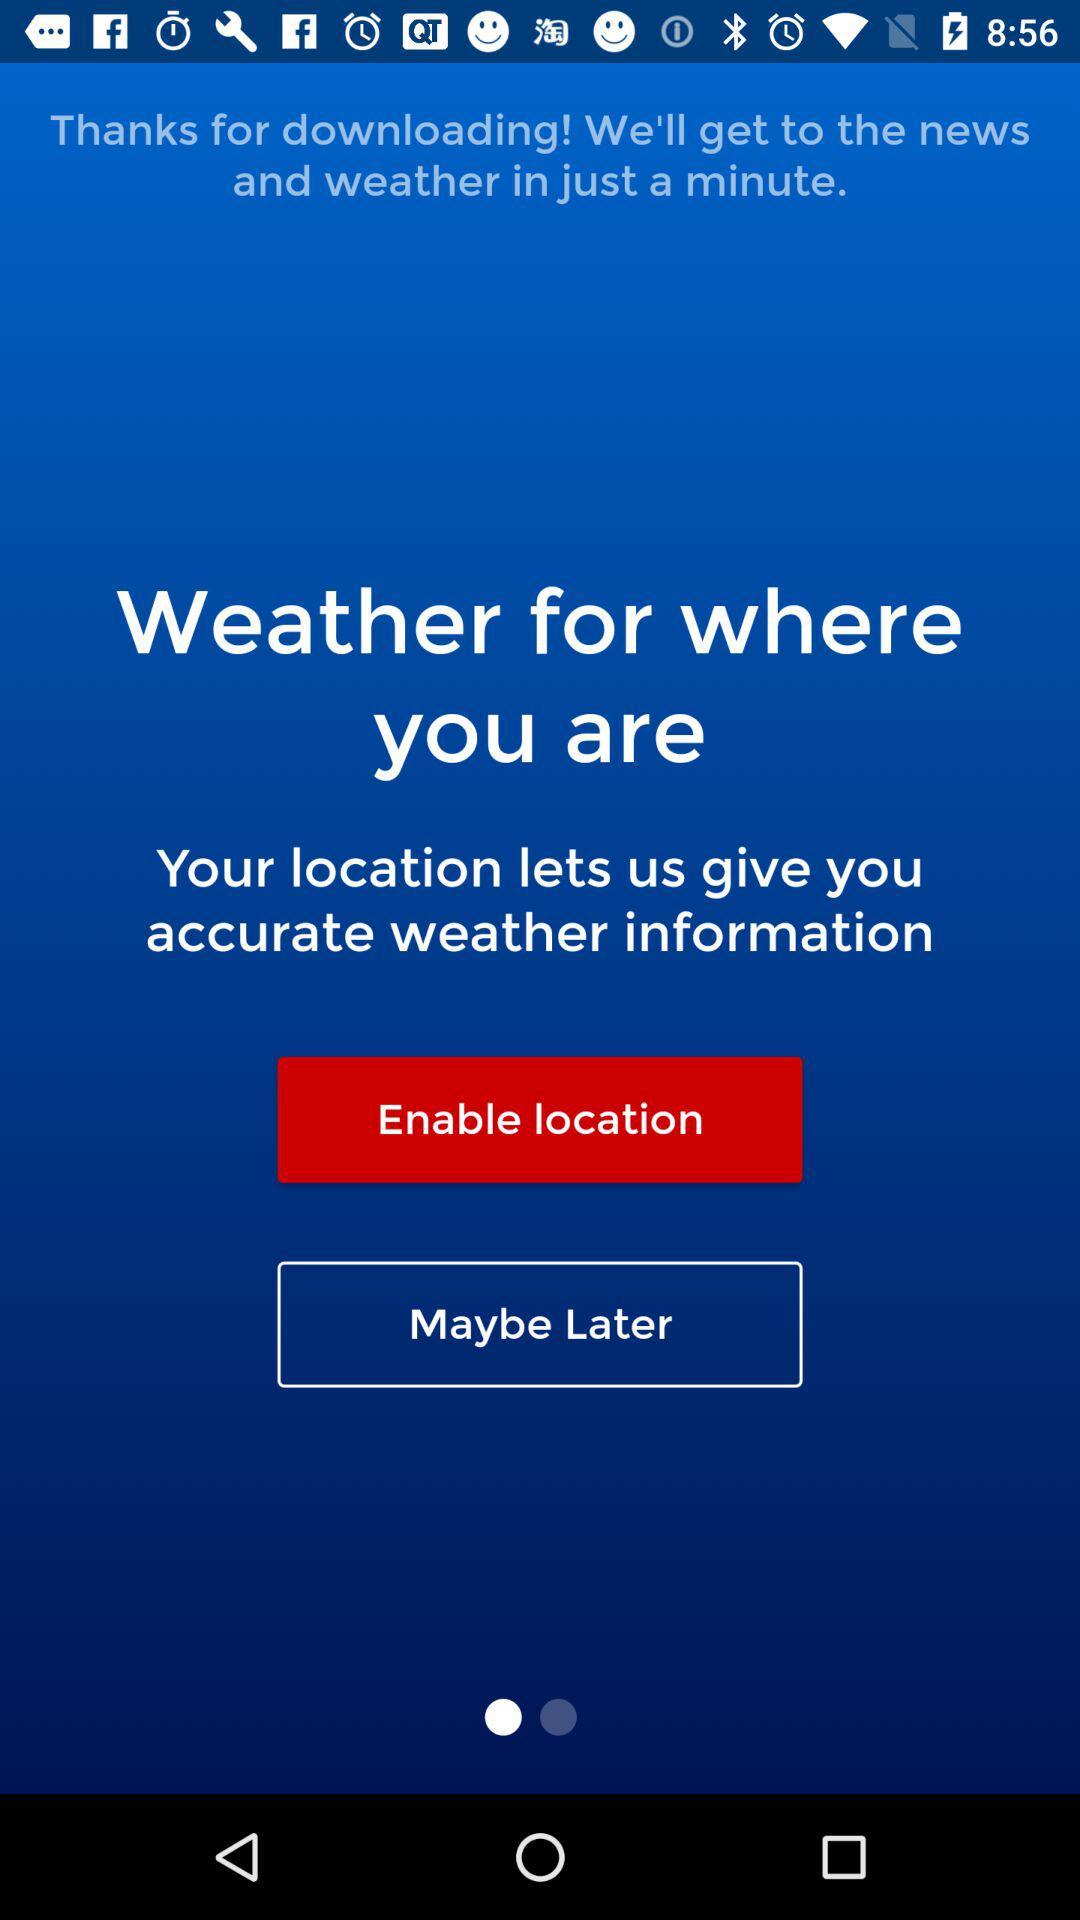  Describe the element at coordinates (540, 1324) in the screenshot. I see `icon below the enable location icon` at that location.